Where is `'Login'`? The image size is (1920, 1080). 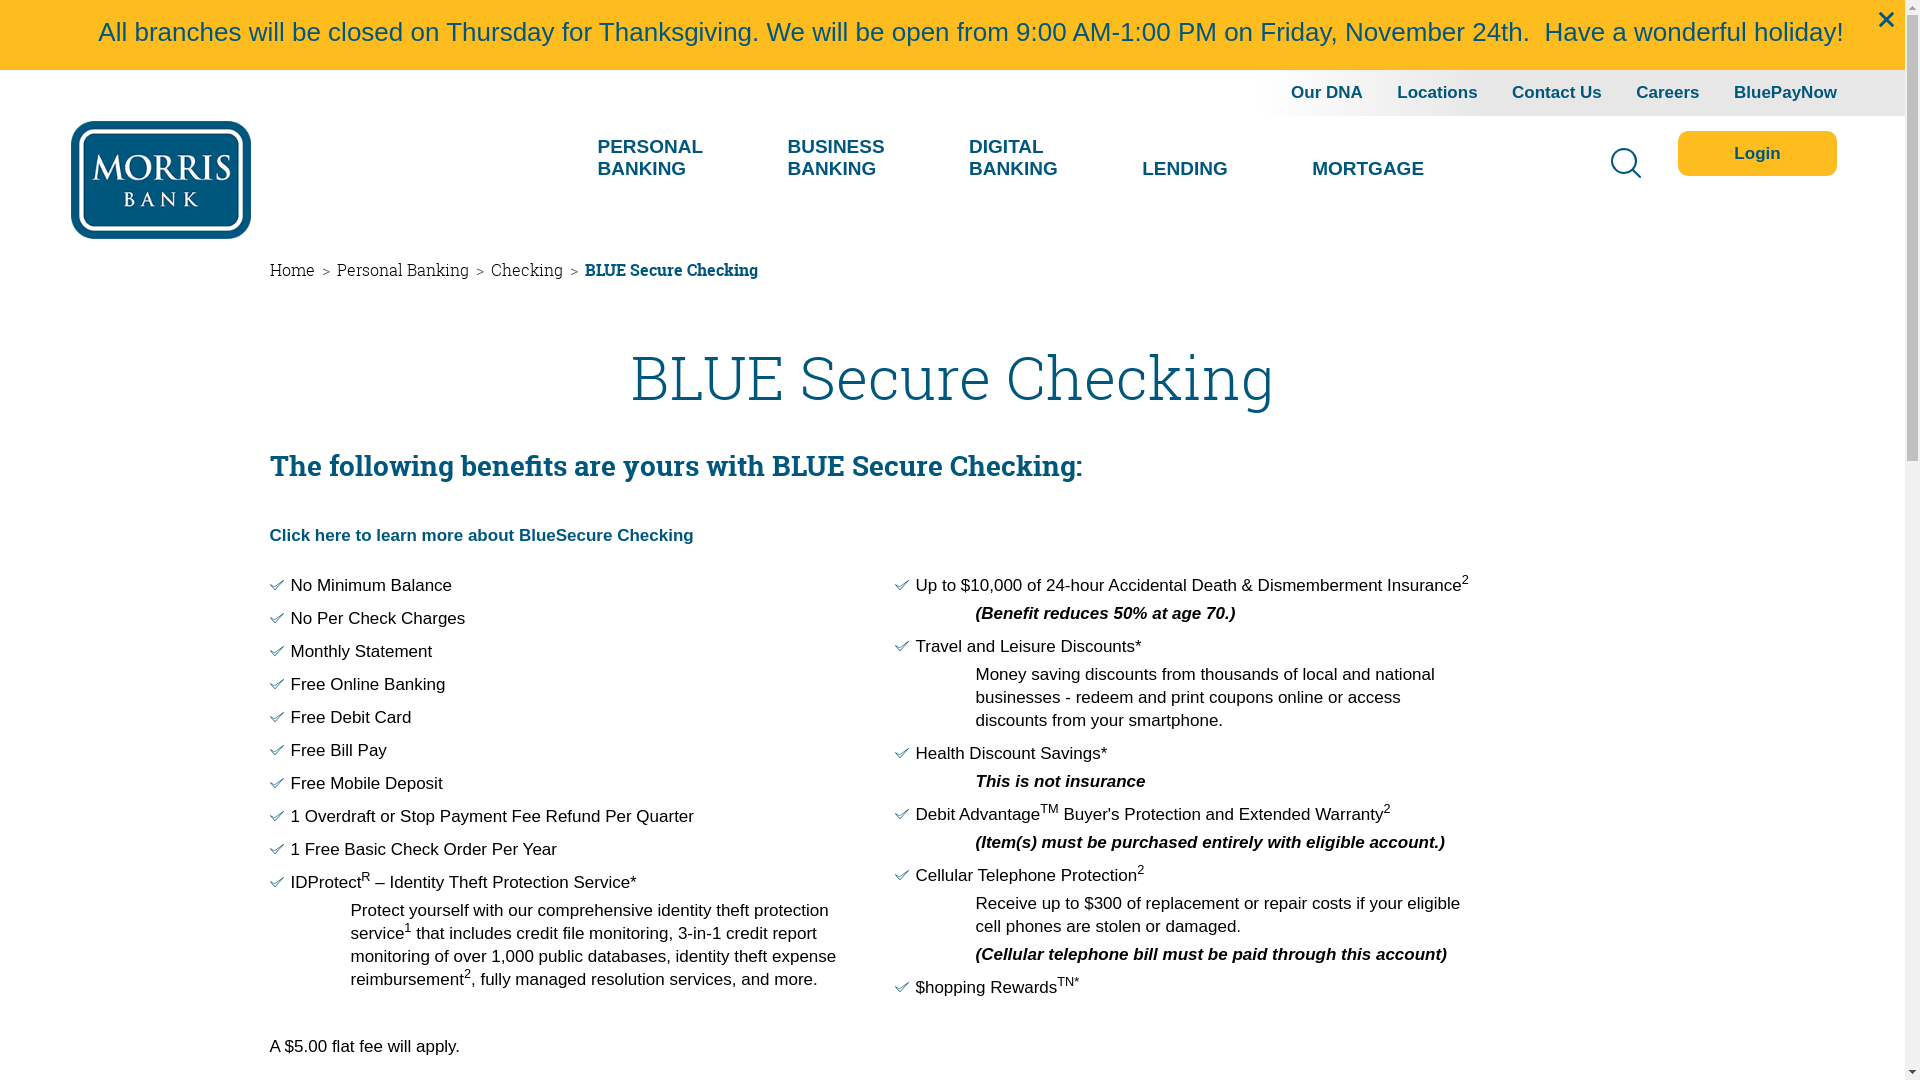
'Login' is located at coordinates (1756, 152).